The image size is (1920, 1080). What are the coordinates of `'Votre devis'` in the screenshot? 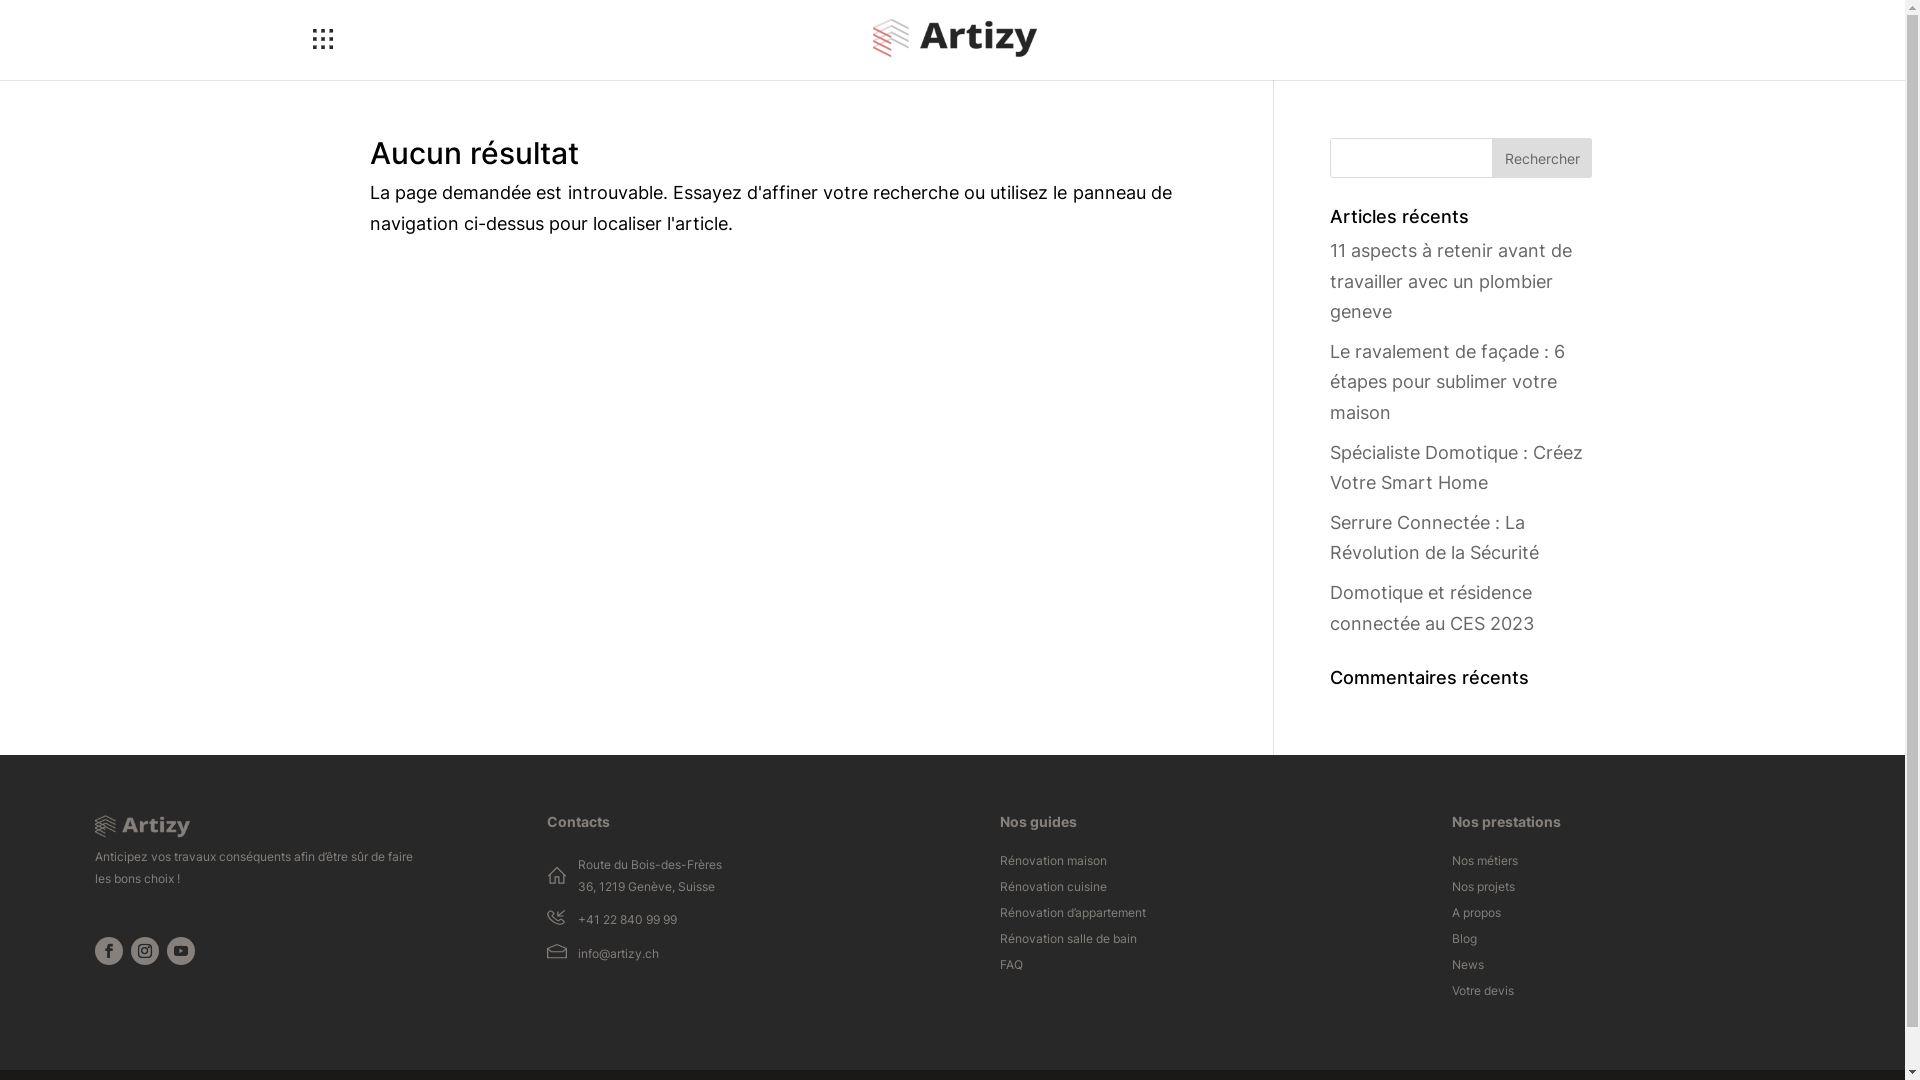 It's located at (1451, 995).